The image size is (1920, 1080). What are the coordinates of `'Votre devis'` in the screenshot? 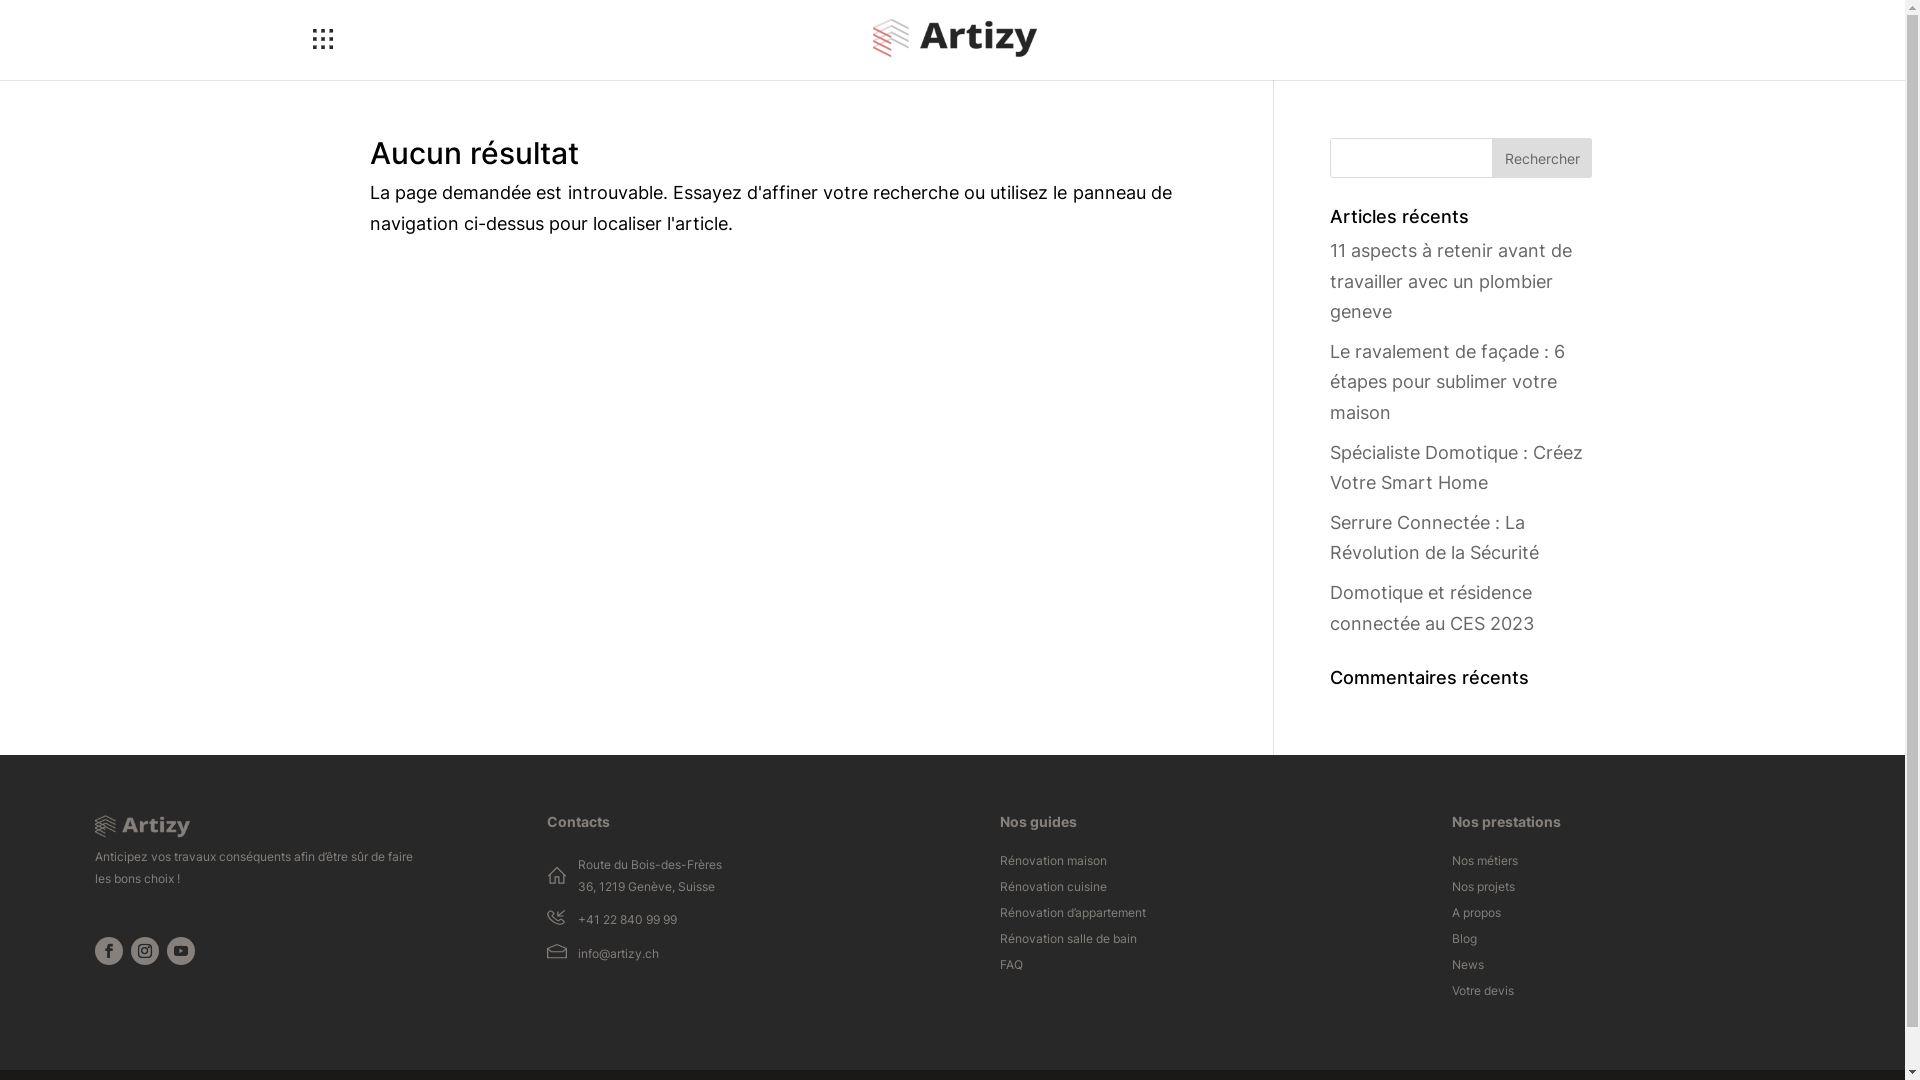 It's located at (1451, 995).